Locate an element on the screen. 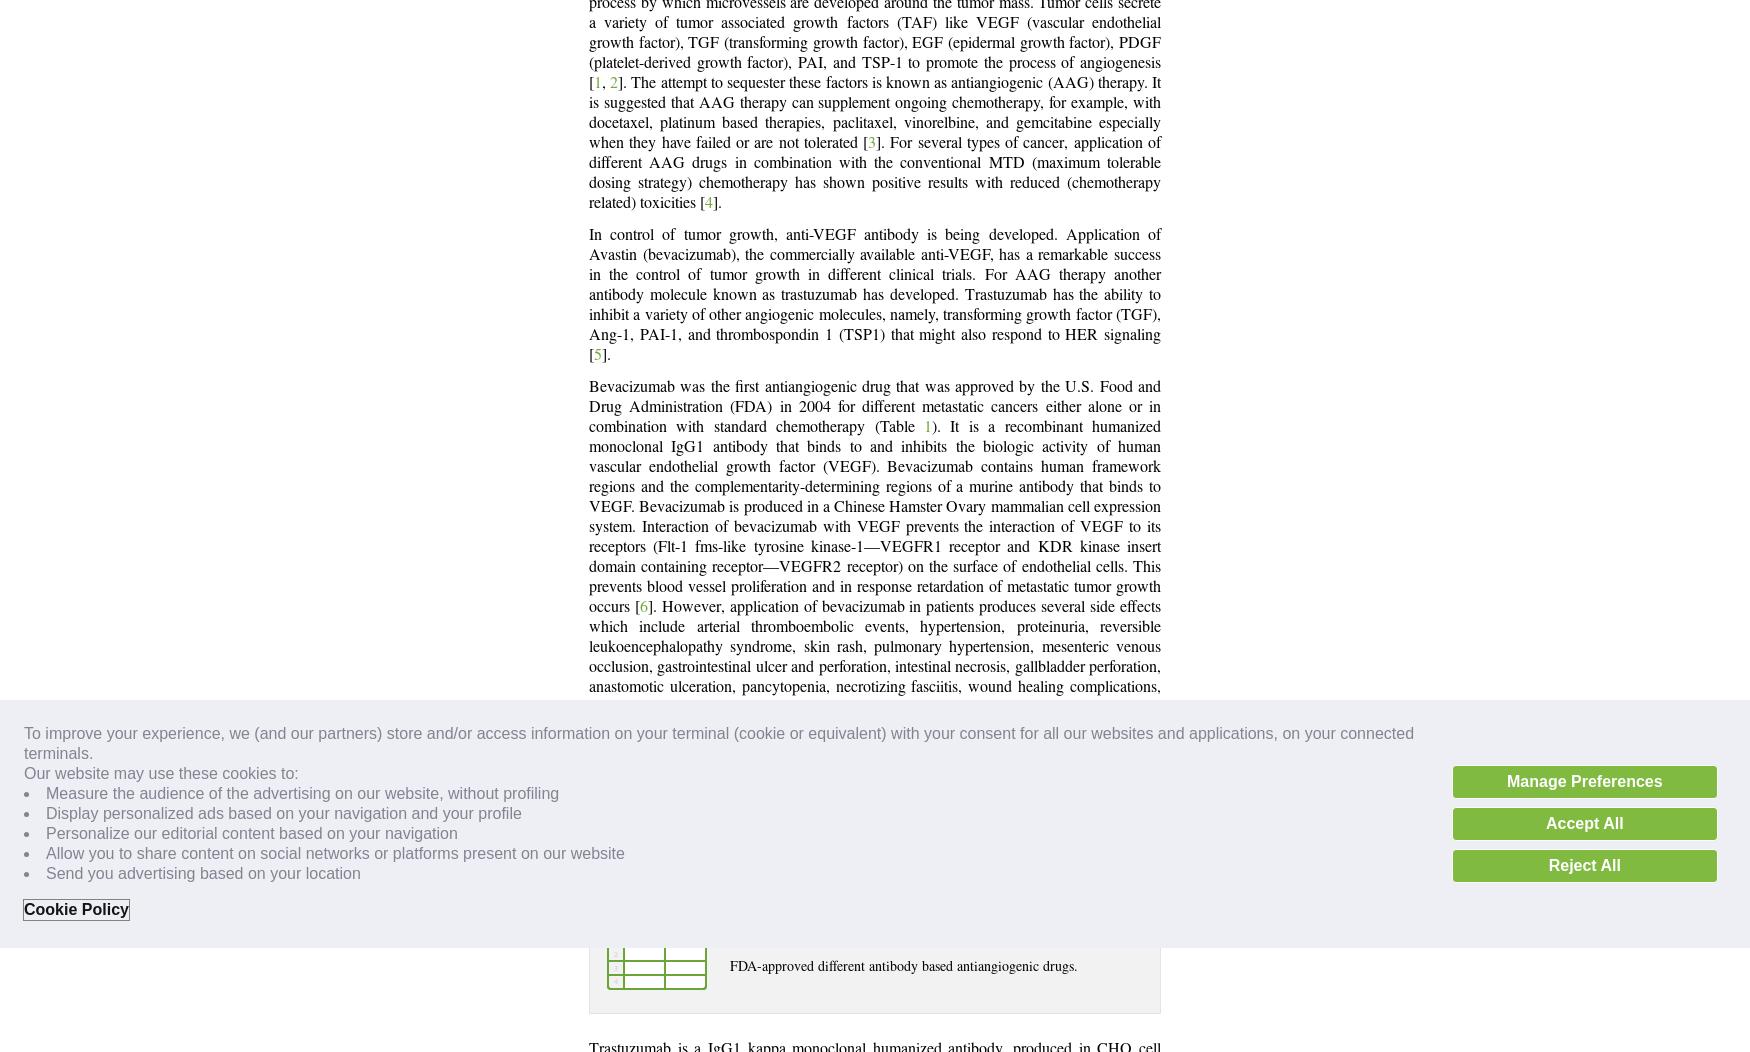 The height and width of the screenshot is (1052, 1750). 'FDA-approved different antibody based antiangiogenic drugs.' is located at coordinates (903, 966).